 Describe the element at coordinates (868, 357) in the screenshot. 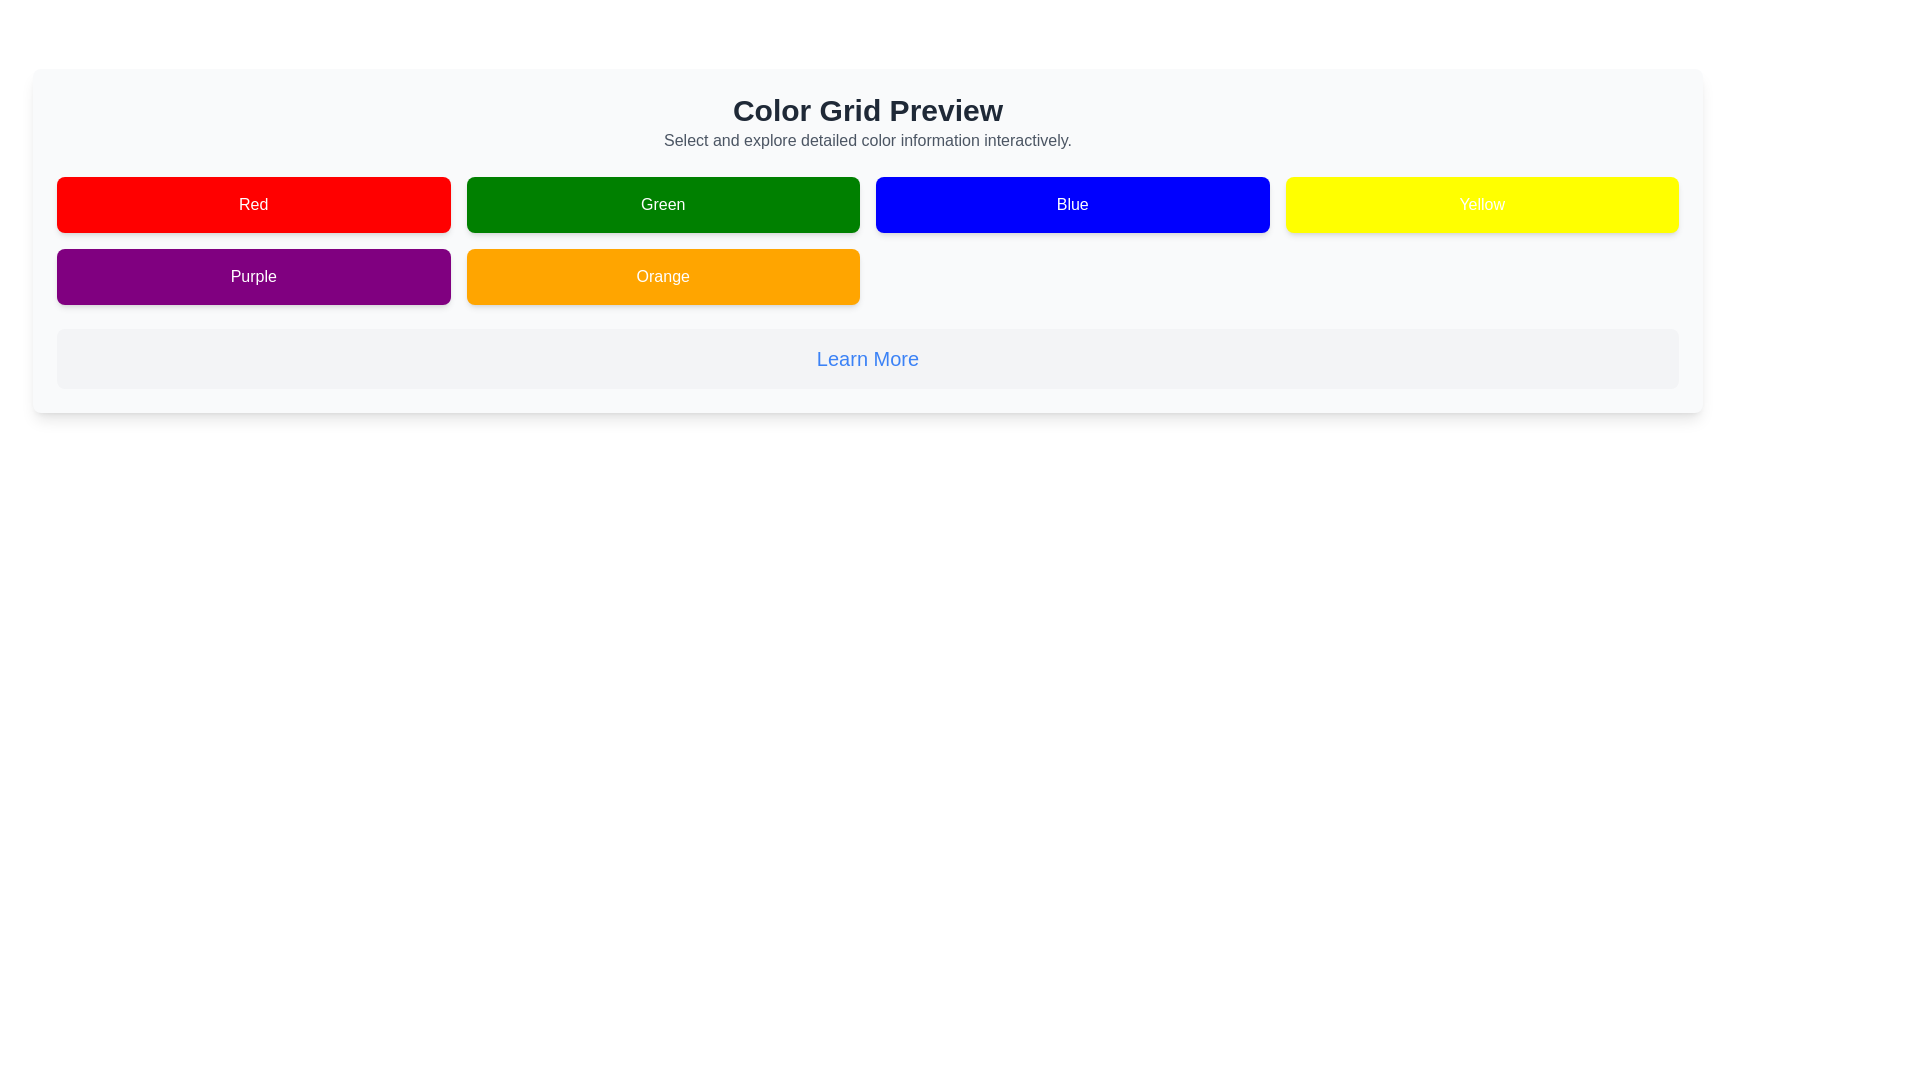

I see `the interactive link located centrally within the highlighted box below the main grid of colored buttons, directly under the 'Color Grid Preview' section, to show a context menu` at that location.